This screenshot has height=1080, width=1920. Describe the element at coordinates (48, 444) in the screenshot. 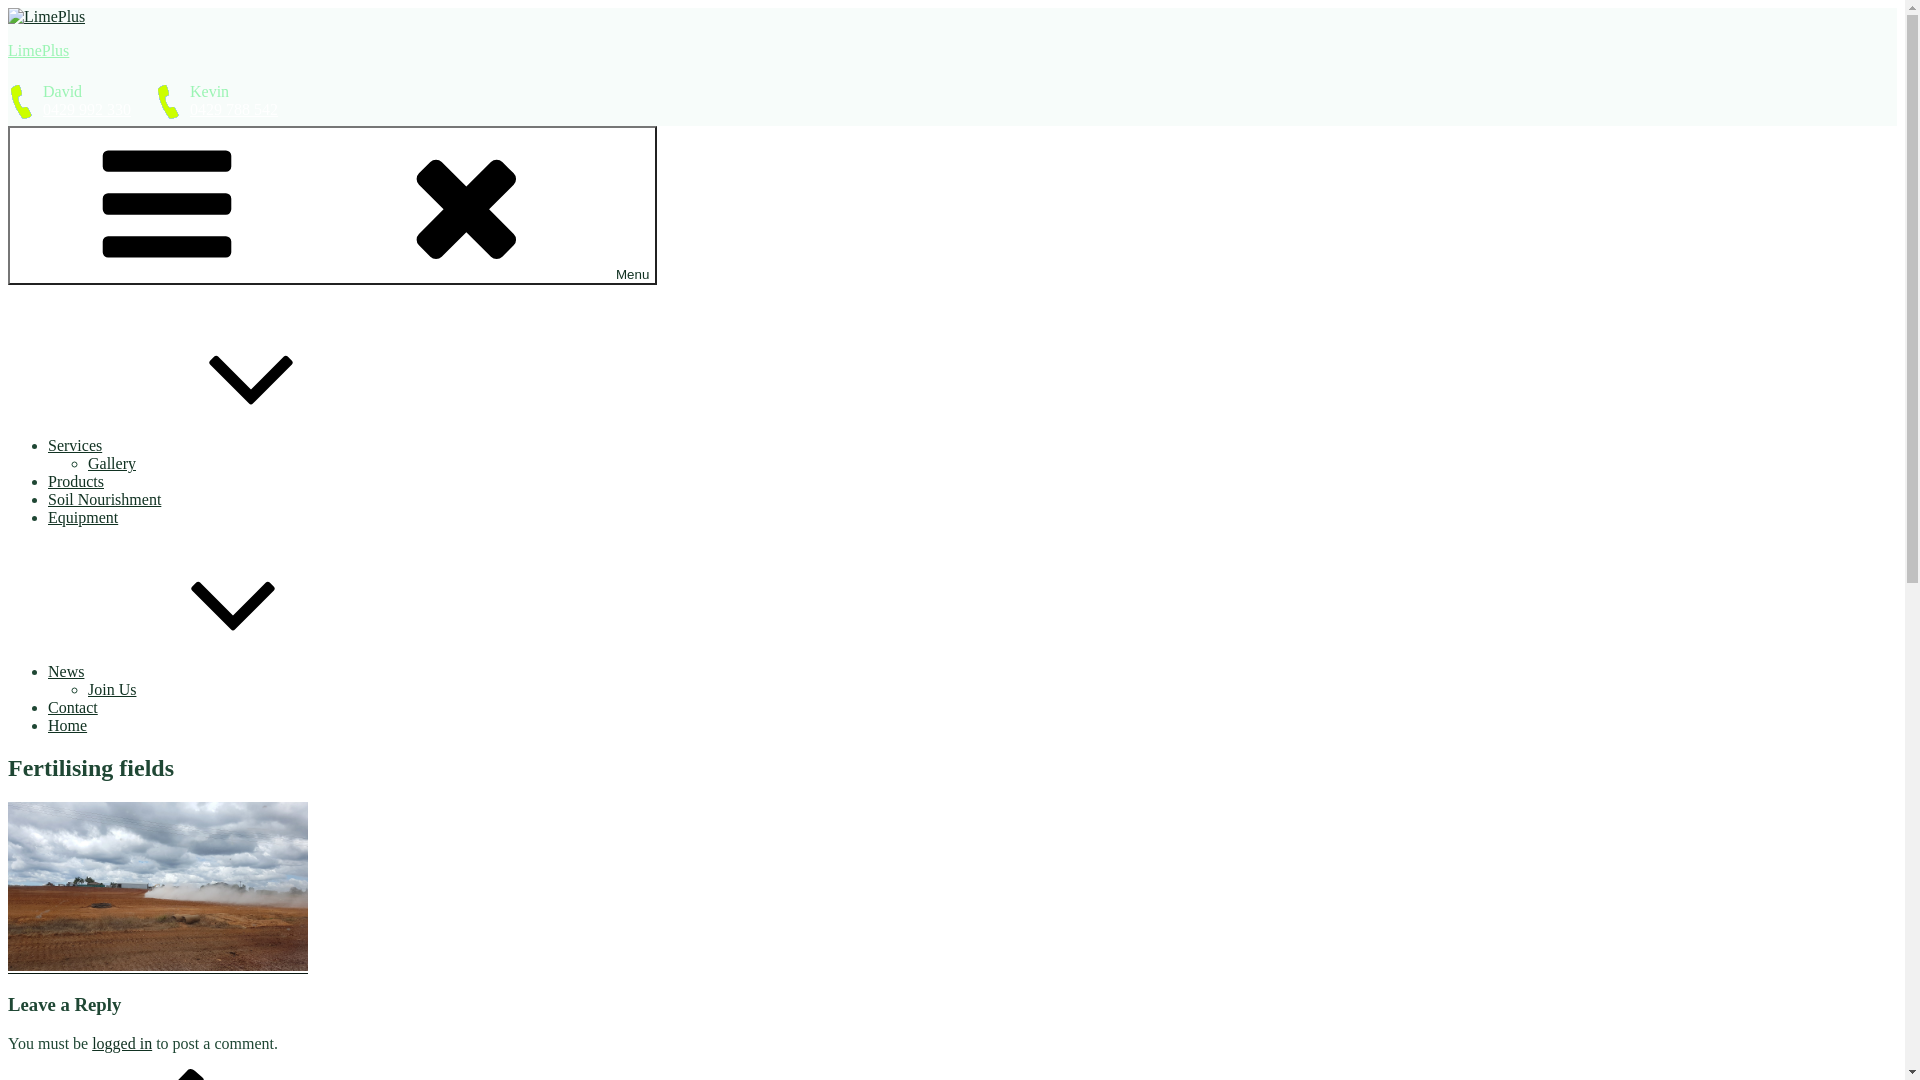

I see `'Services'` at that location.